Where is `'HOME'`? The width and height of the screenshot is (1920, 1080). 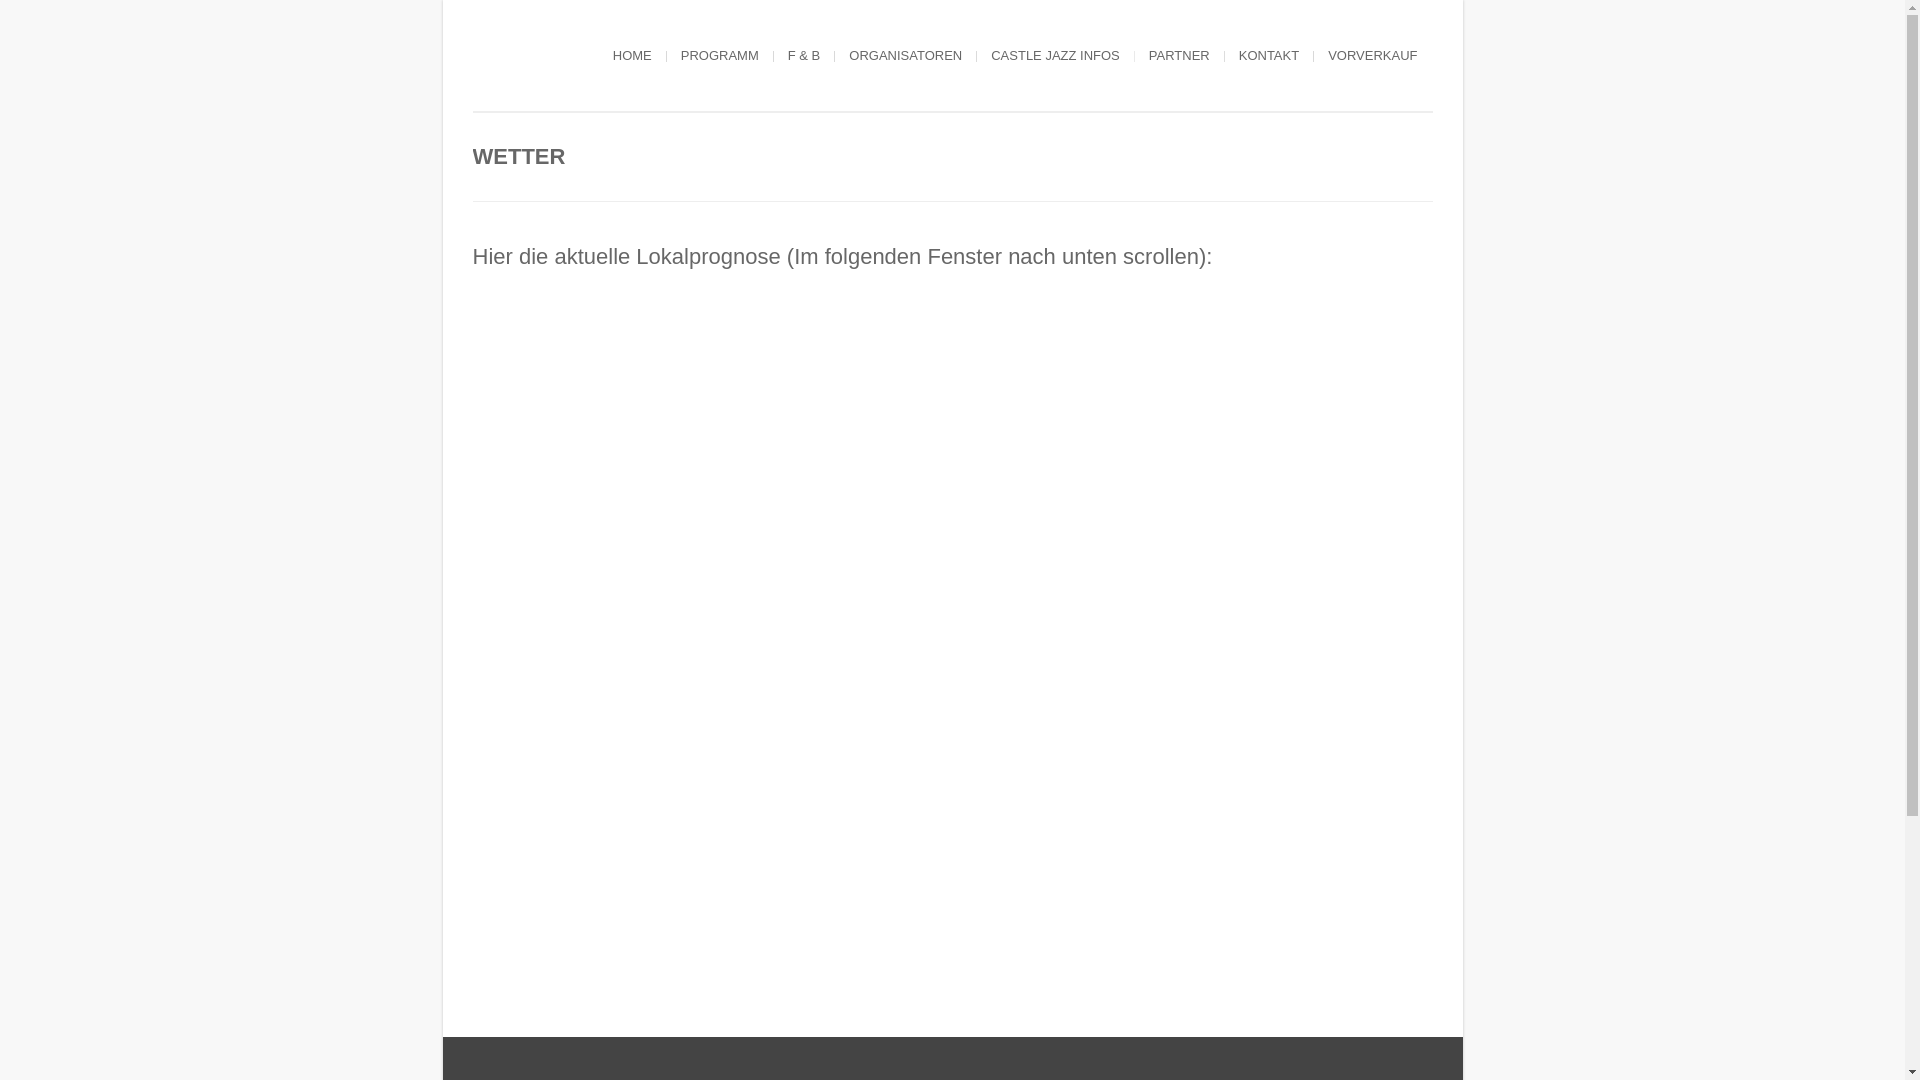 'HOME' is located at coordinates (631, 54).